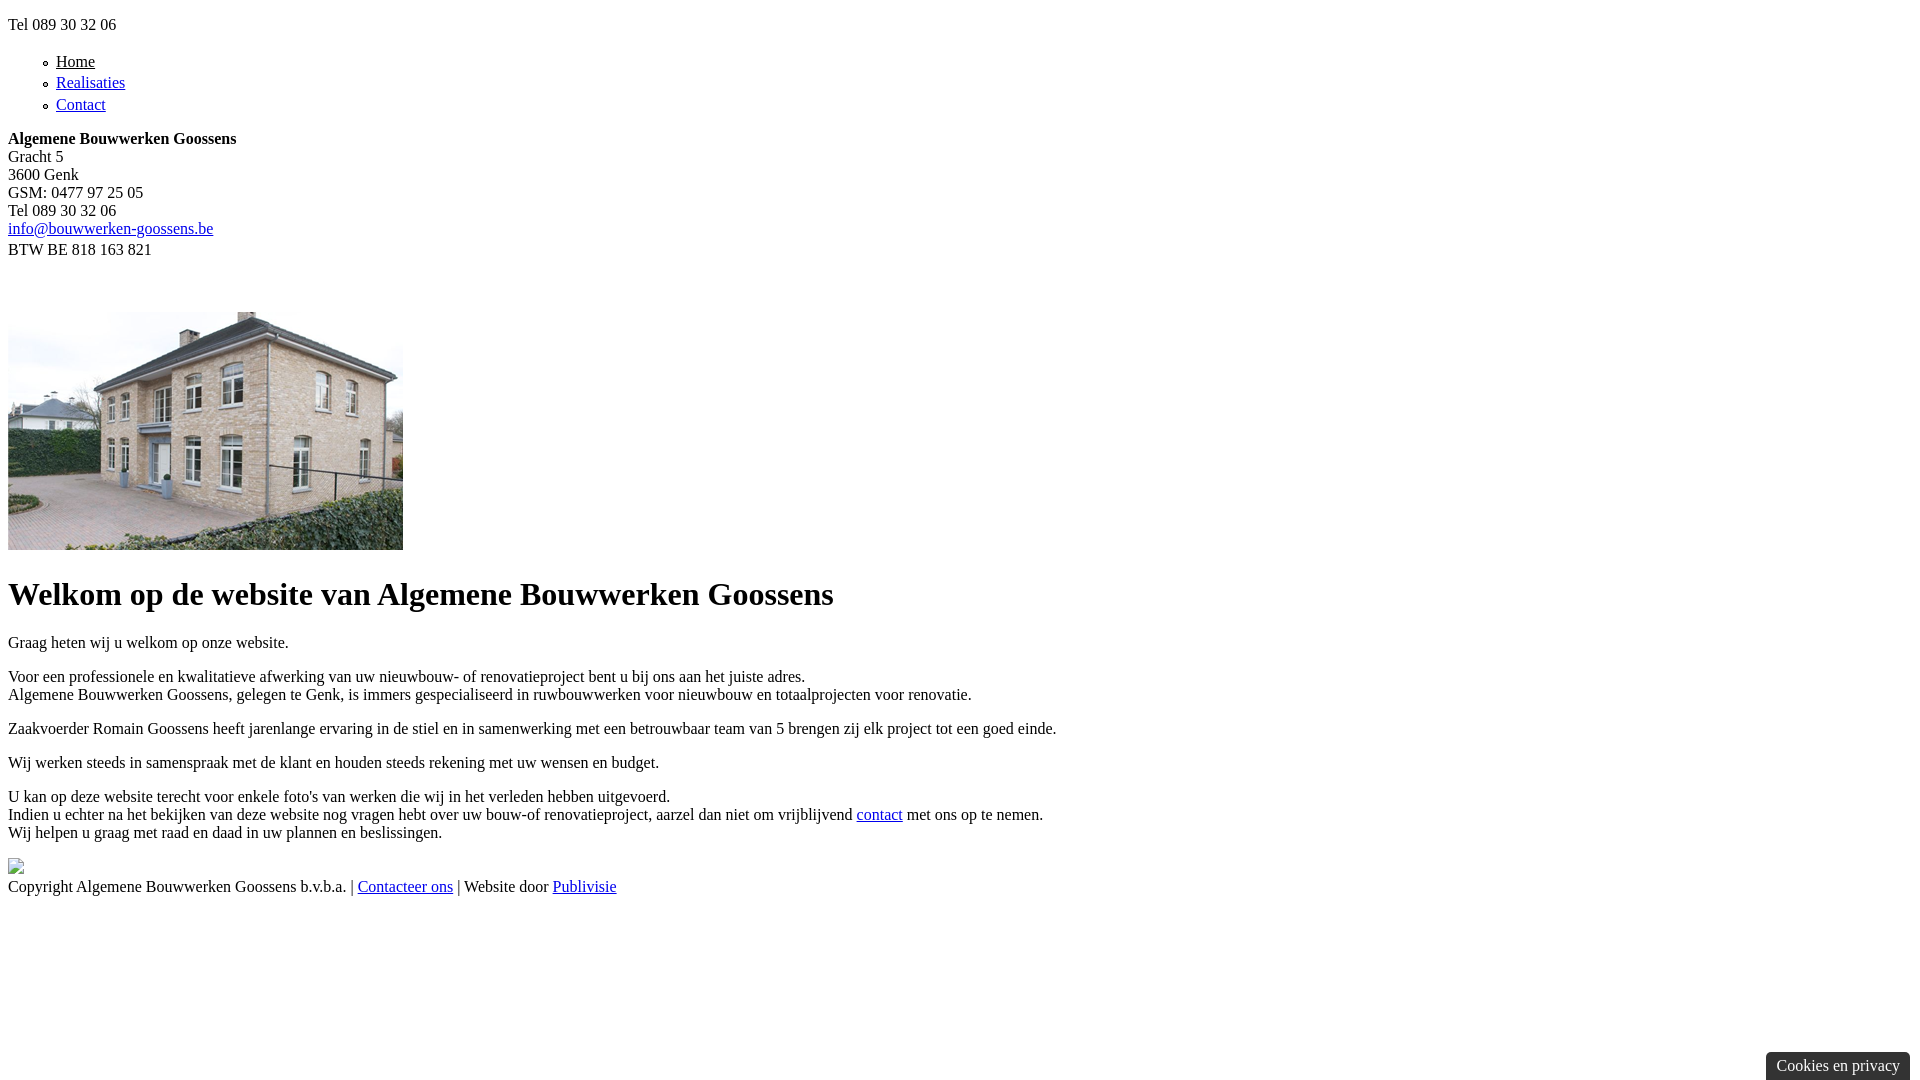  I want to click on 'contact', so click(879, 814).